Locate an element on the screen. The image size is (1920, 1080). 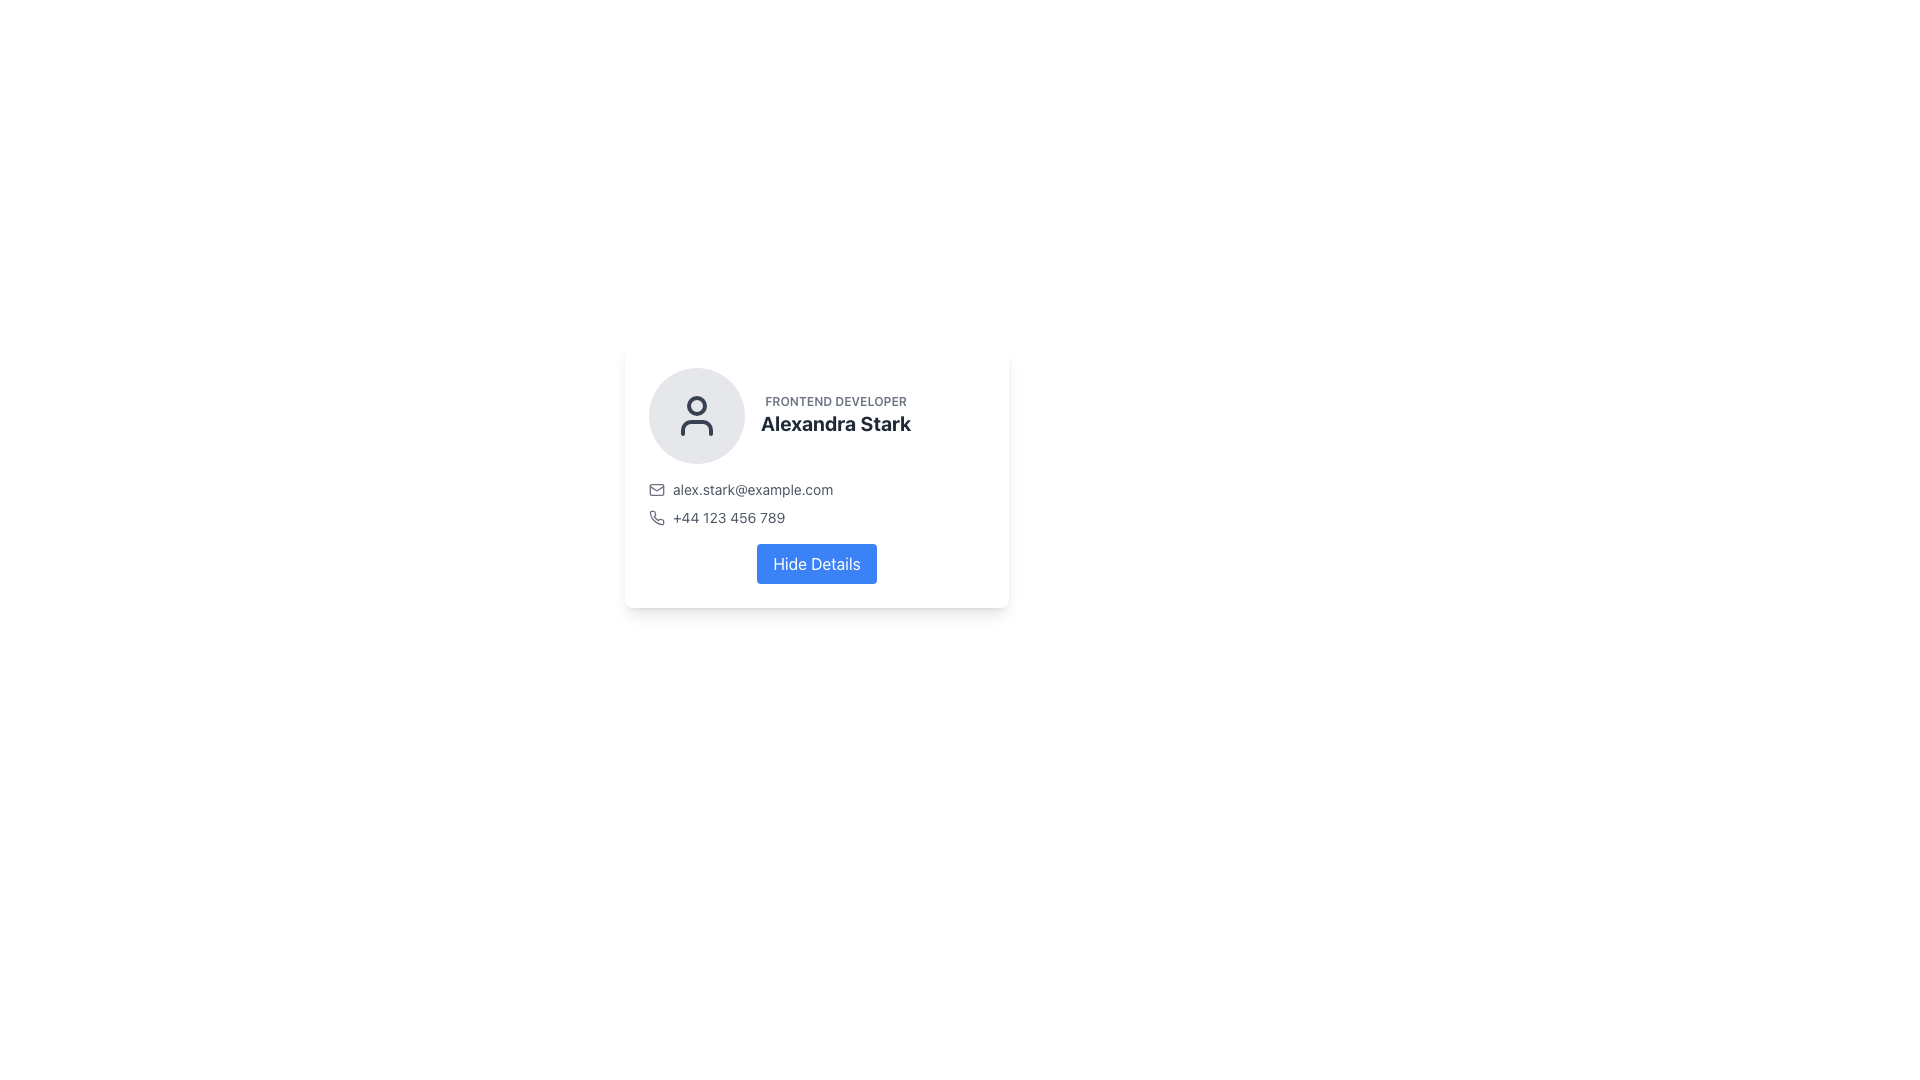
the circular graphical component that is part of the user profile icon, located at the top center of the icon on the left section of the user card interface is located at coordinates (696, 405).